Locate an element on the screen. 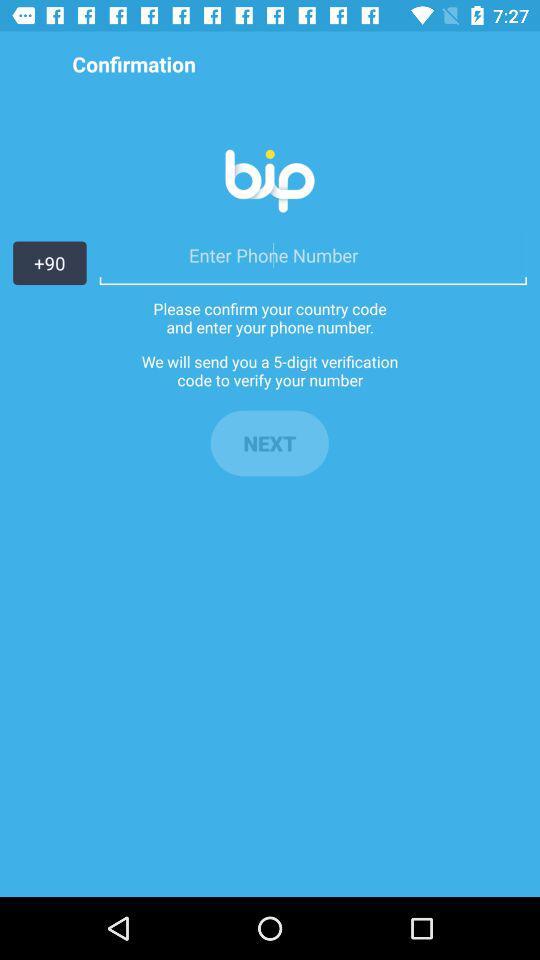 The width and height of the screenshot is (540, 960). item to the right of the +90 item is located at coordinates (313, 254).